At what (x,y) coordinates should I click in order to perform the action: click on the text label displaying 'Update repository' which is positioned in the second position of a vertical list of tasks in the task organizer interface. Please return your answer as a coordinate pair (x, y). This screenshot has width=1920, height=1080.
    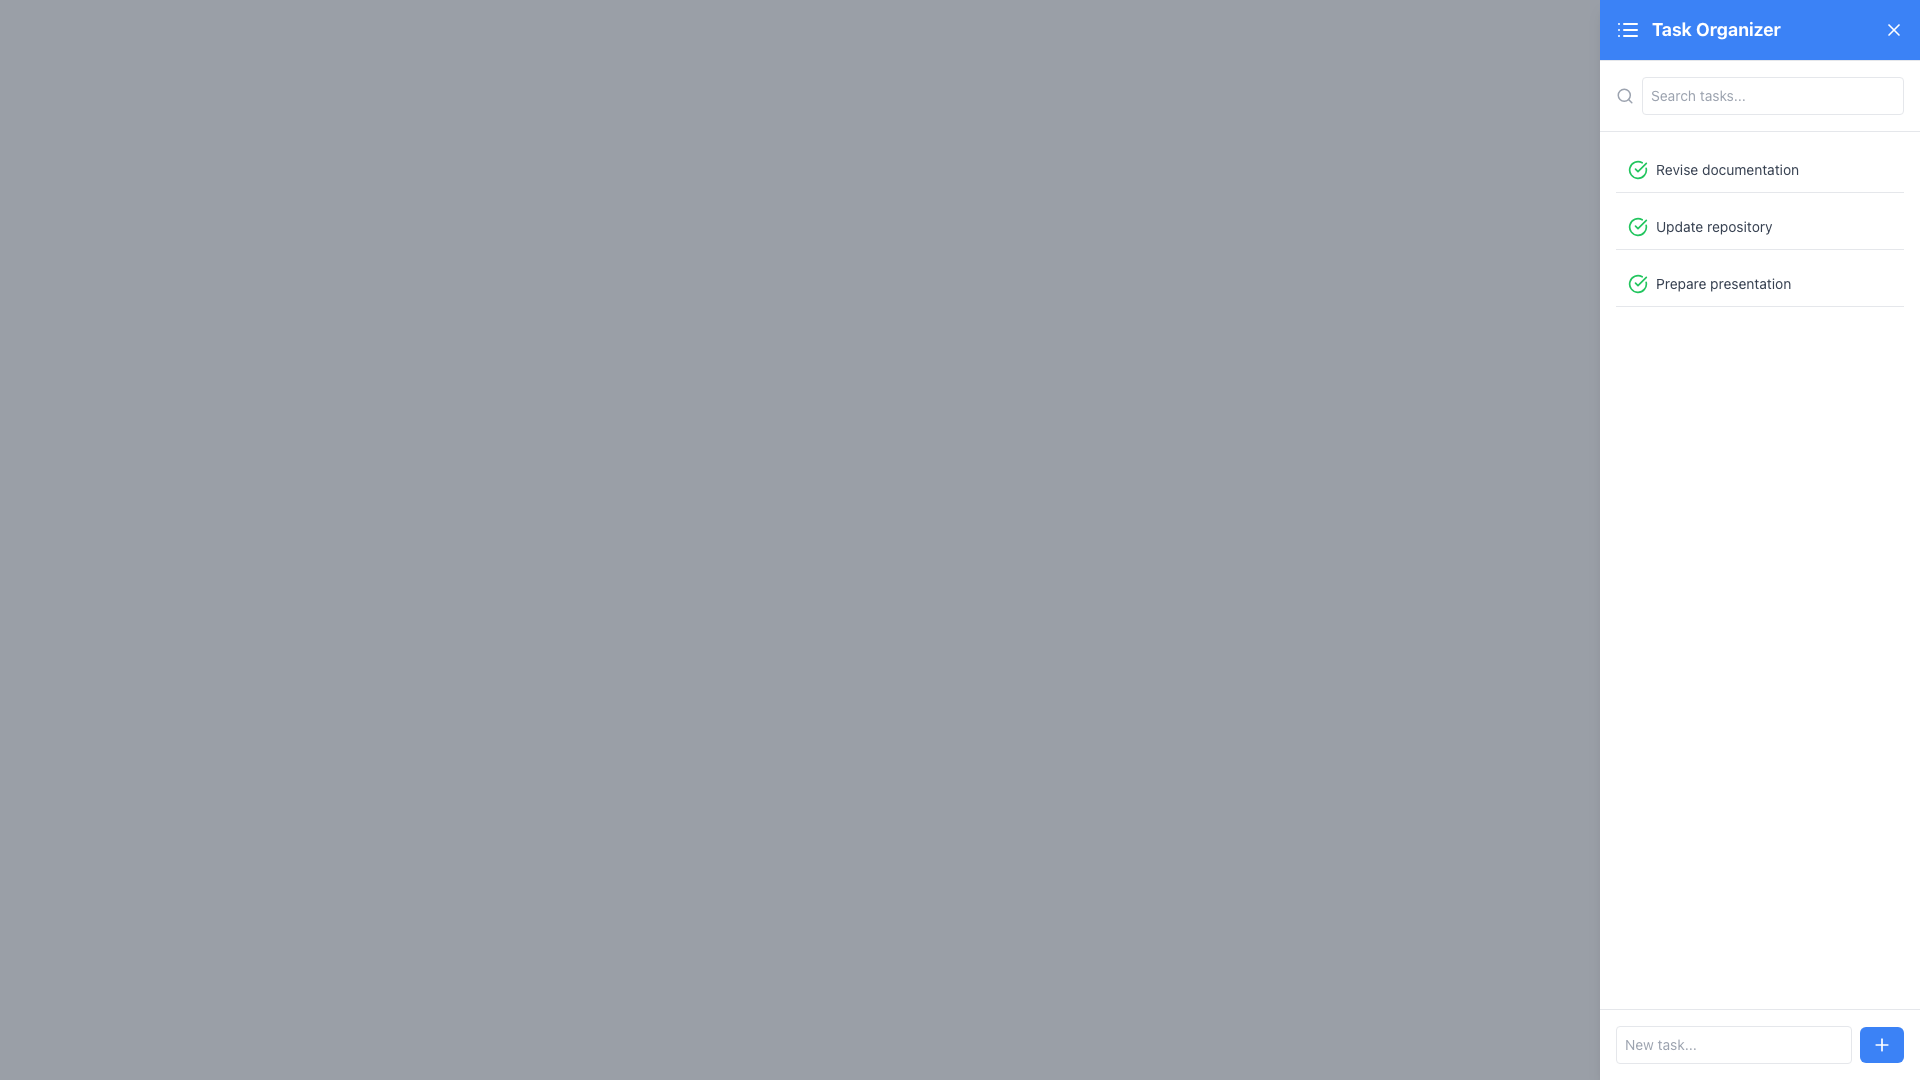
    Looking at the image, I should click on (1713, 226).